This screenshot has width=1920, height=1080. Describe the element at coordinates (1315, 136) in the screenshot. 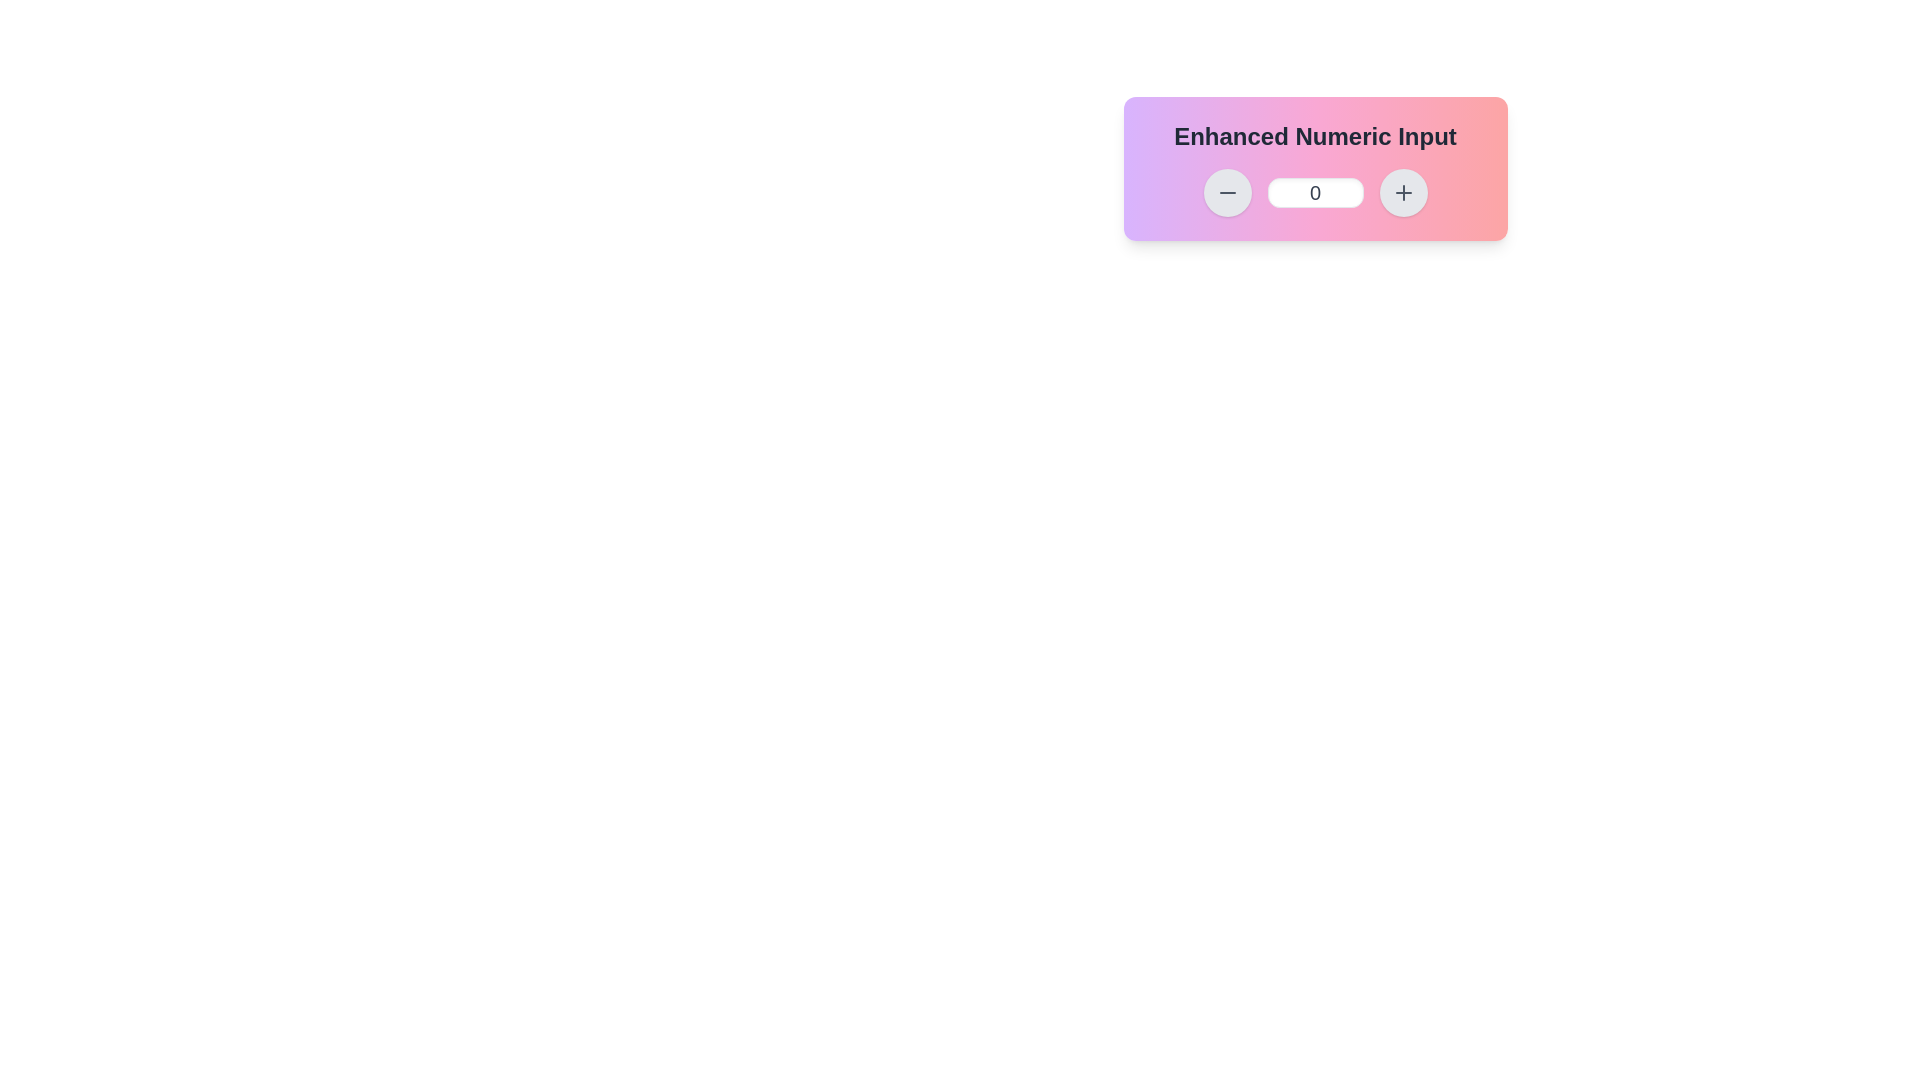

I see `the static text headline displaying 'Enhanced Numeric Input', which is bold, large, and centered at the top of the interface with a gradient background` at that location.